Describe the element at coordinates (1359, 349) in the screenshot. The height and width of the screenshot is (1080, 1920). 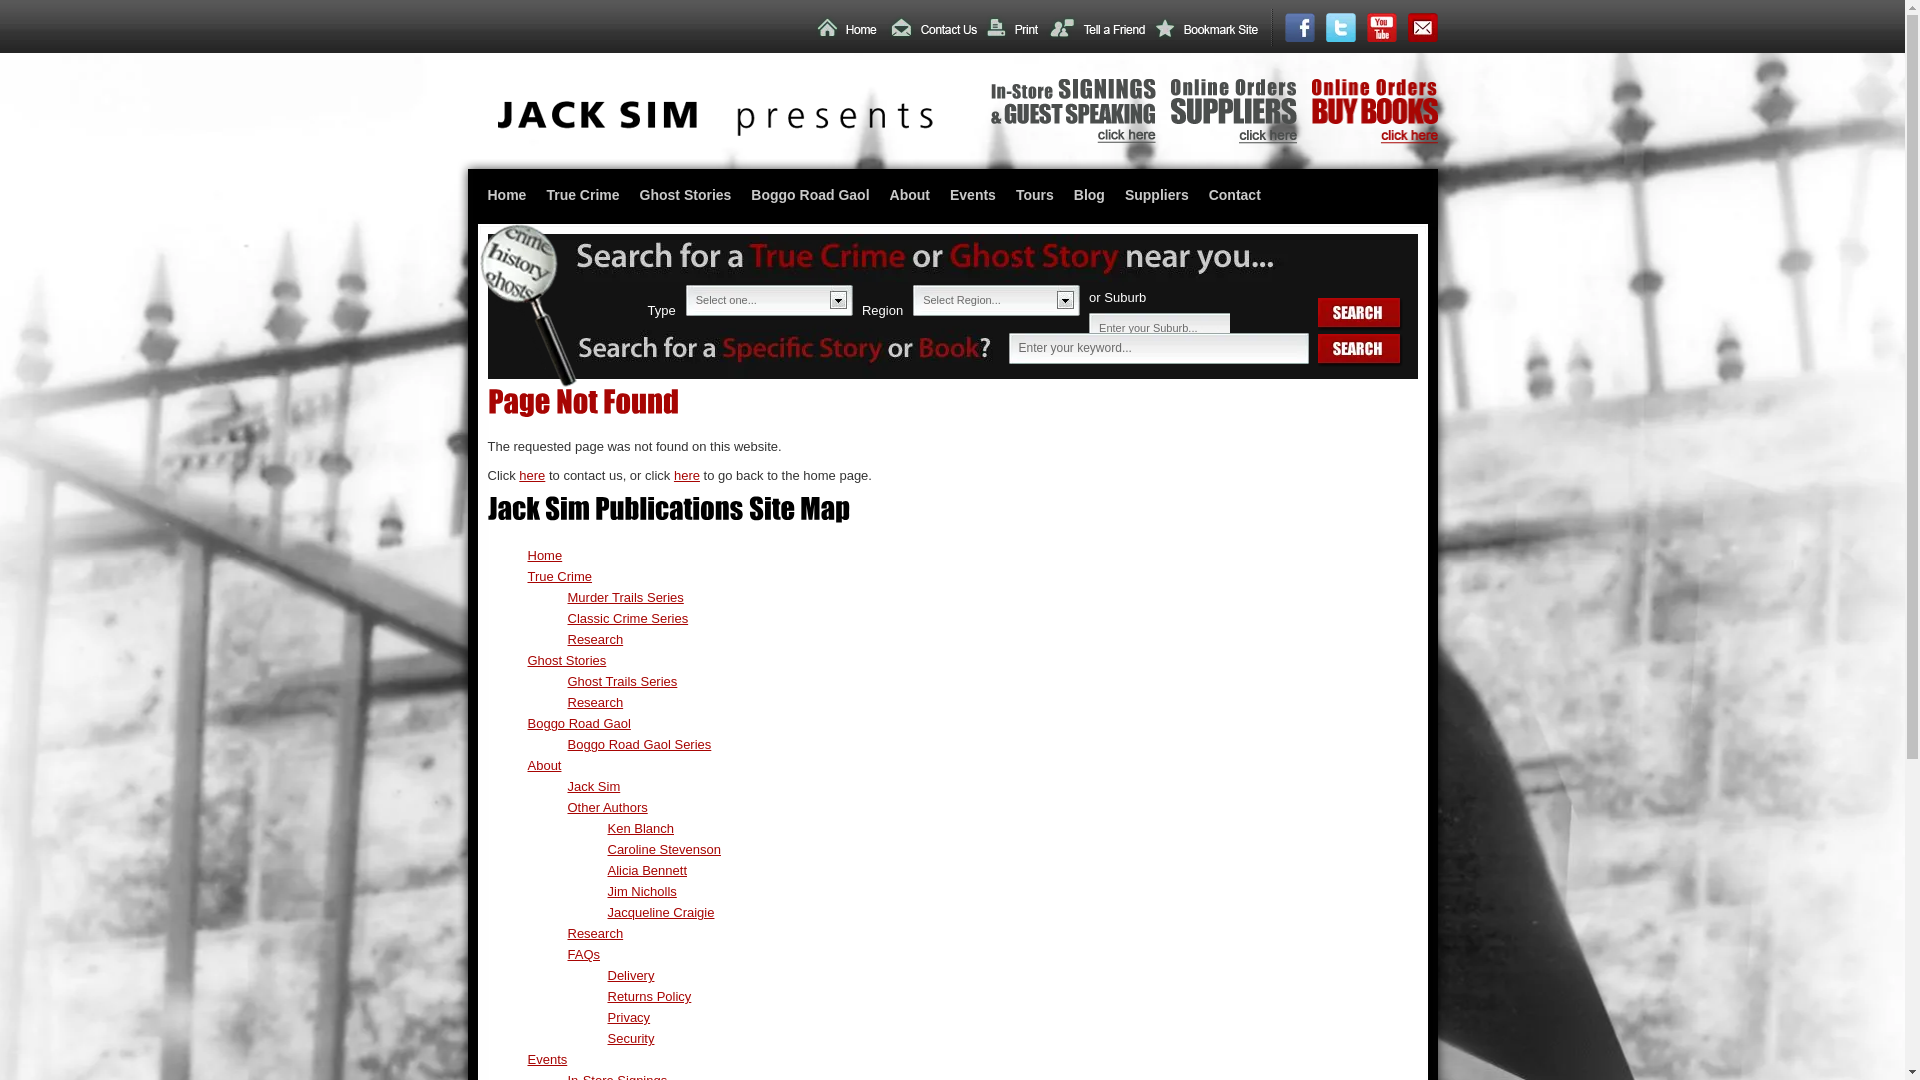
I see `'Search'` at that location.